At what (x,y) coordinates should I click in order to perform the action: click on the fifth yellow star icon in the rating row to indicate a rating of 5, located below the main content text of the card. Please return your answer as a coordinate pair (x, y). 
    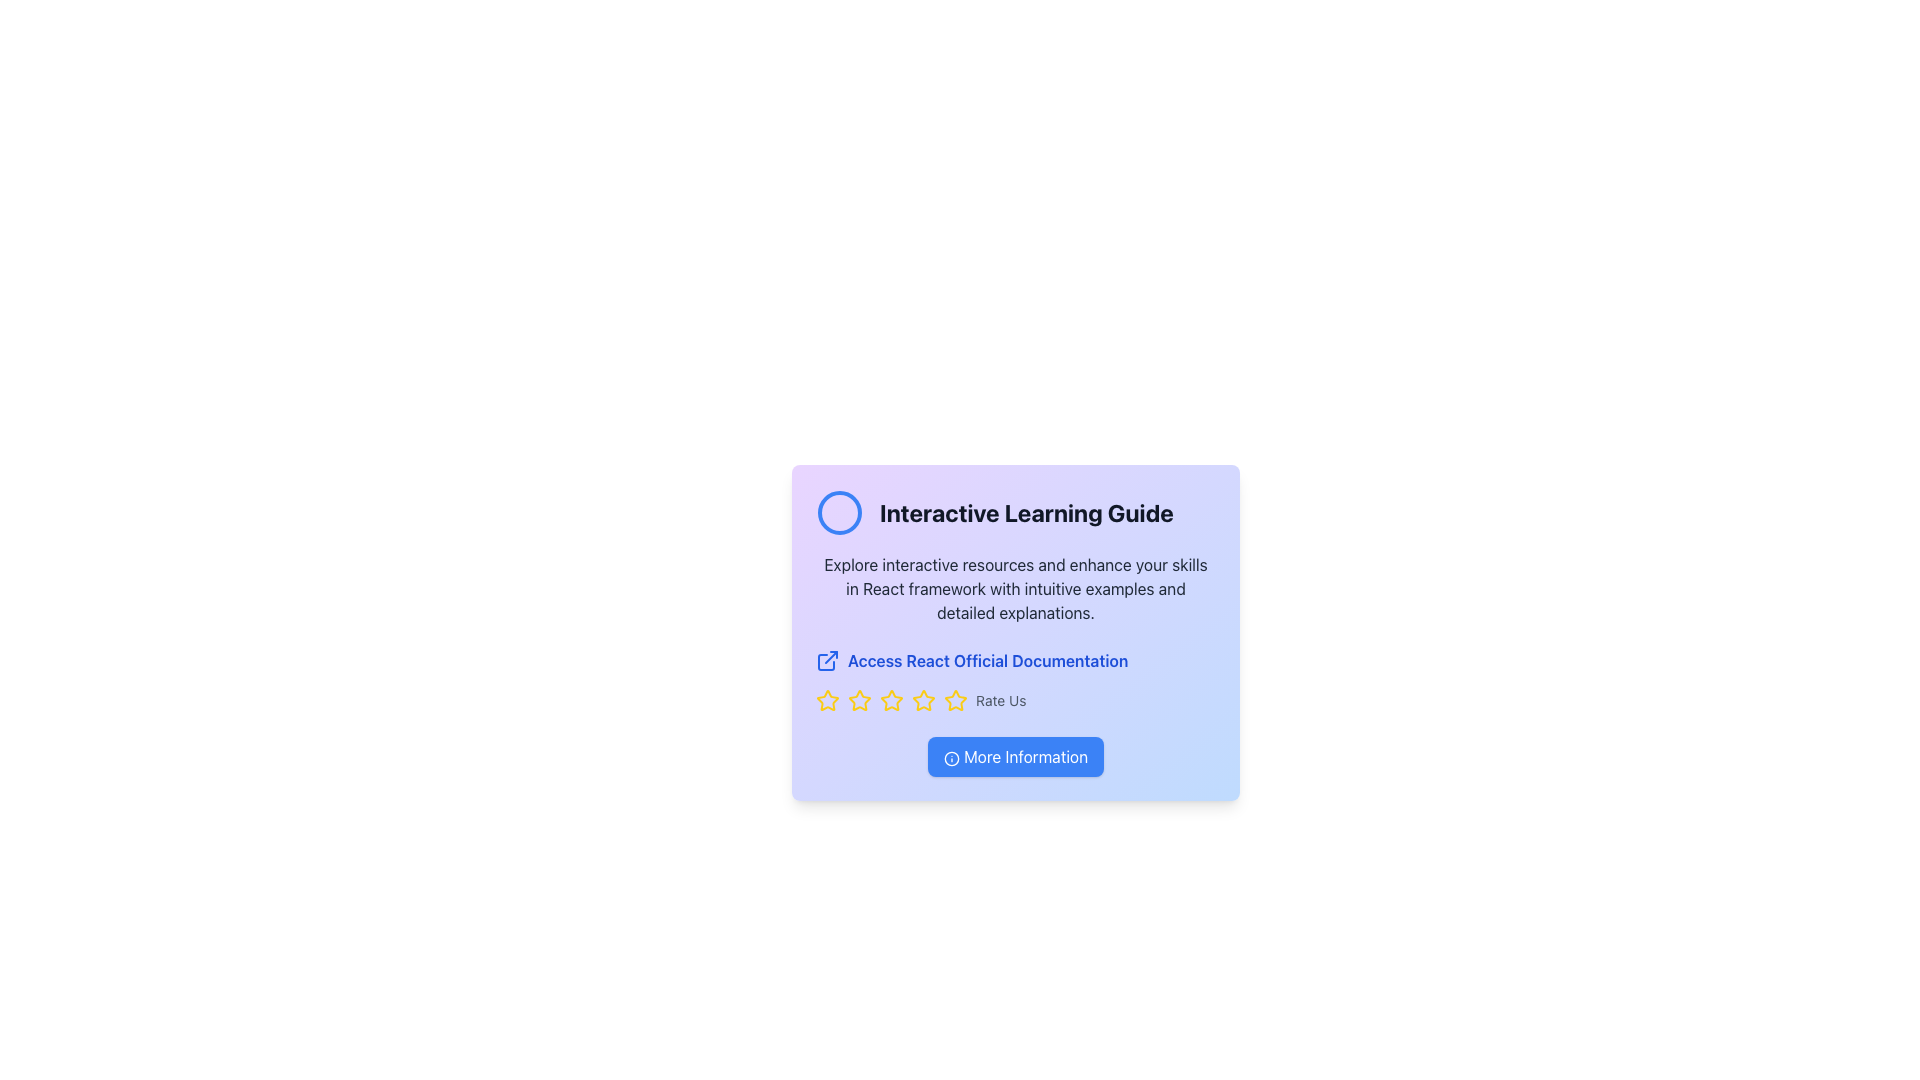
    Looking at the image, I should click on (954, 700).